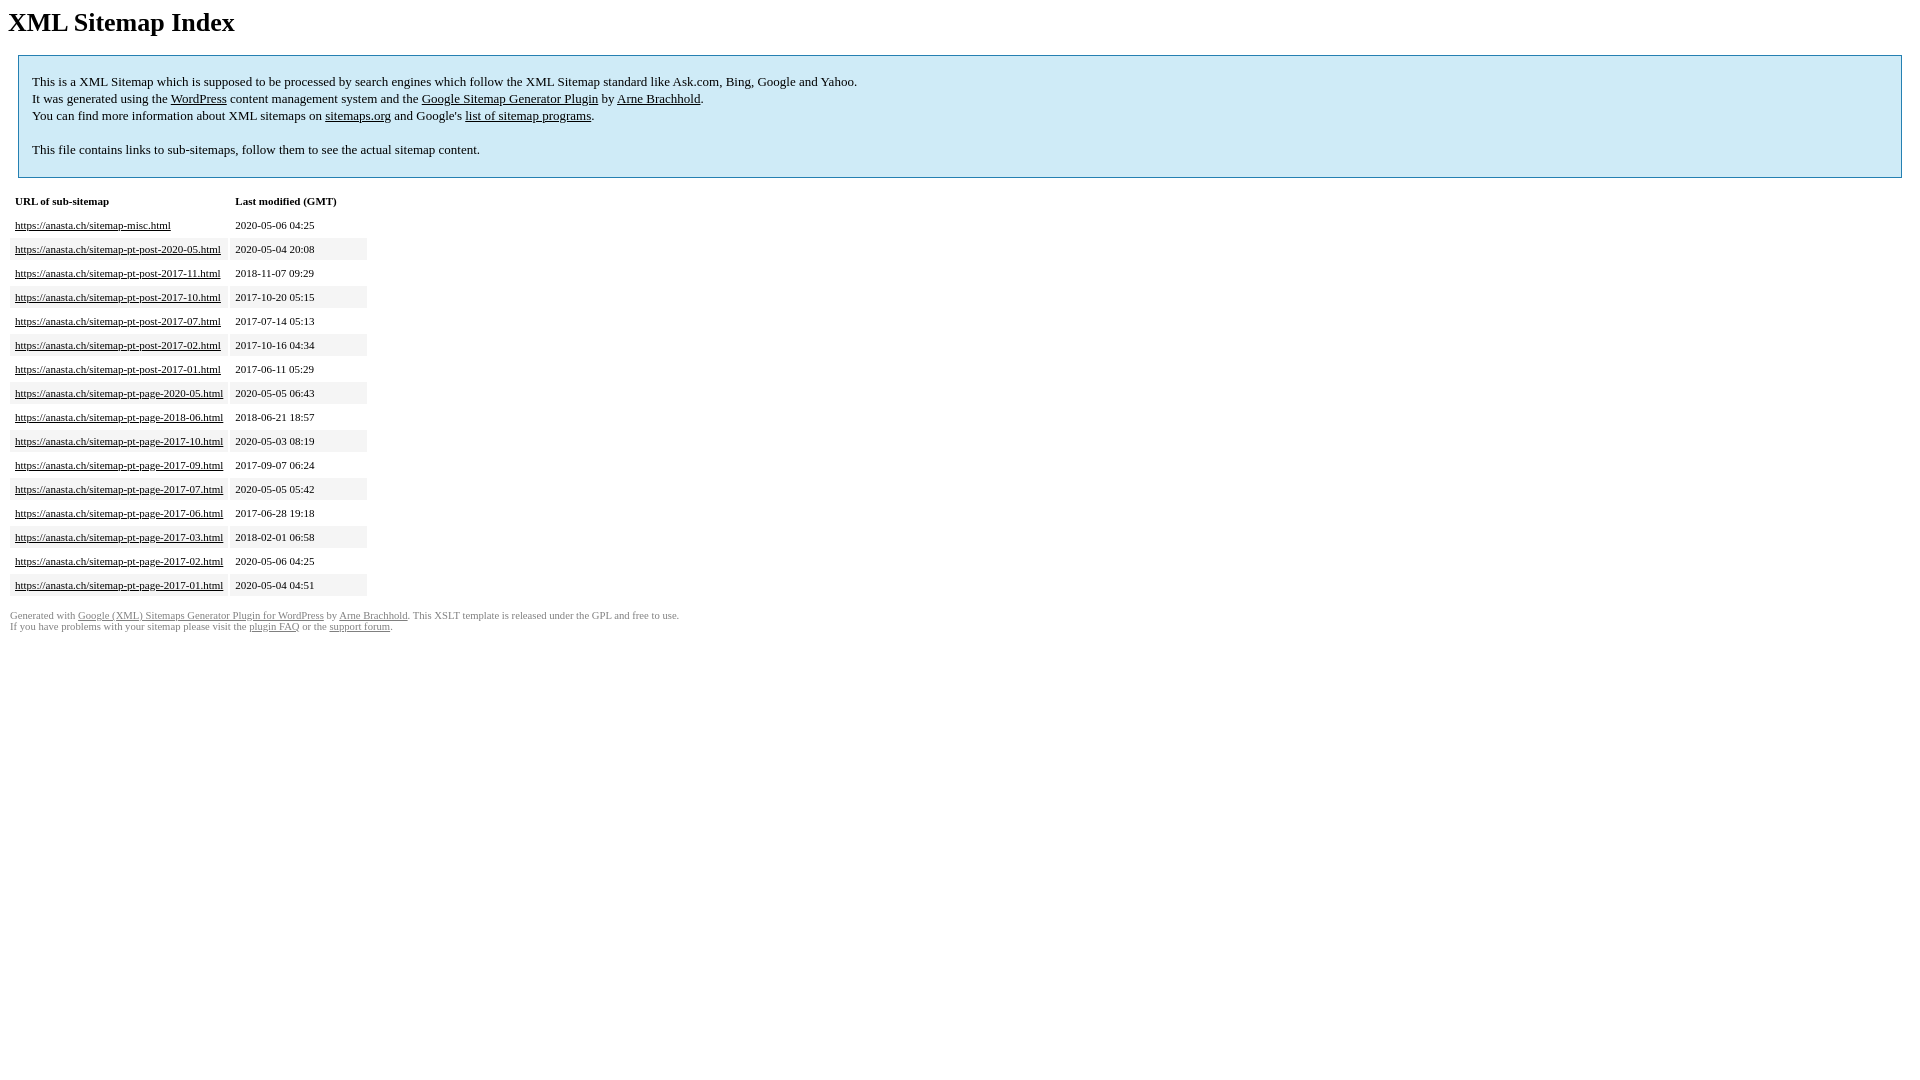  I want to click on 'https://anasta.ch/sitemap-pt-page-2017-02.html', so click(118, 560).